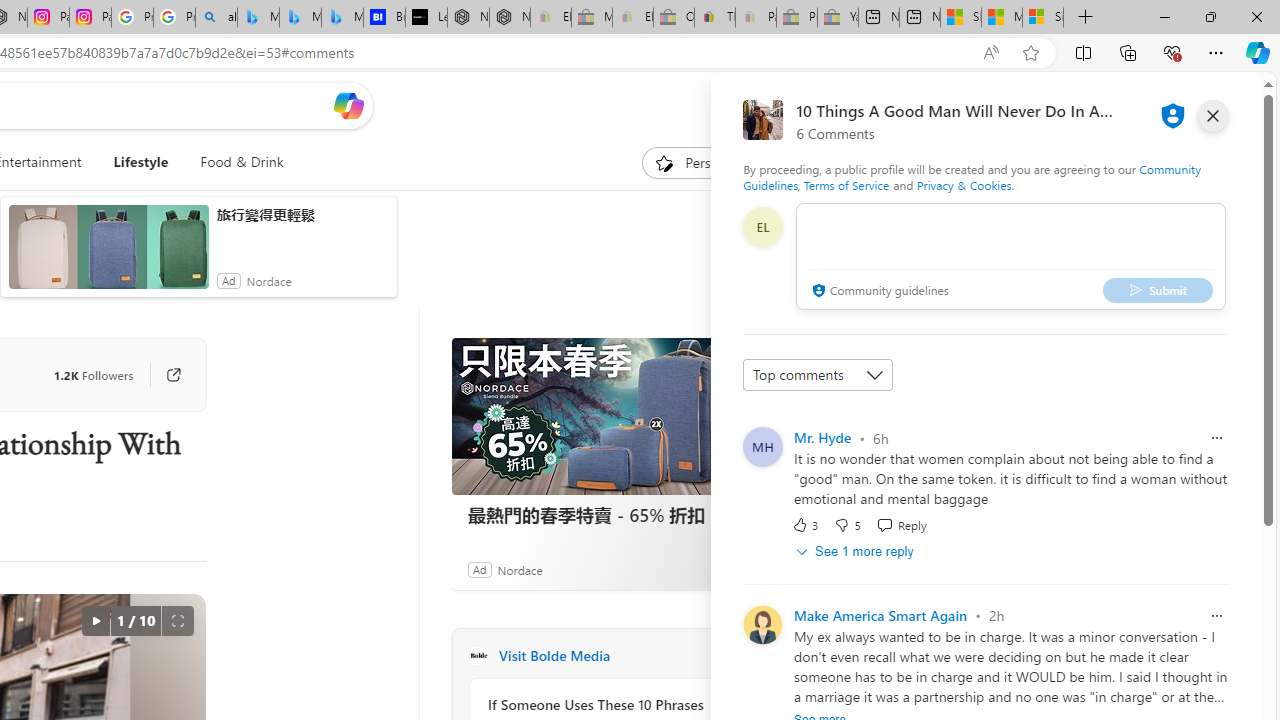 Image resolution: width=1280 pixels, height=720 pixels. I want to click on 'Dislike', so click(847, 523).